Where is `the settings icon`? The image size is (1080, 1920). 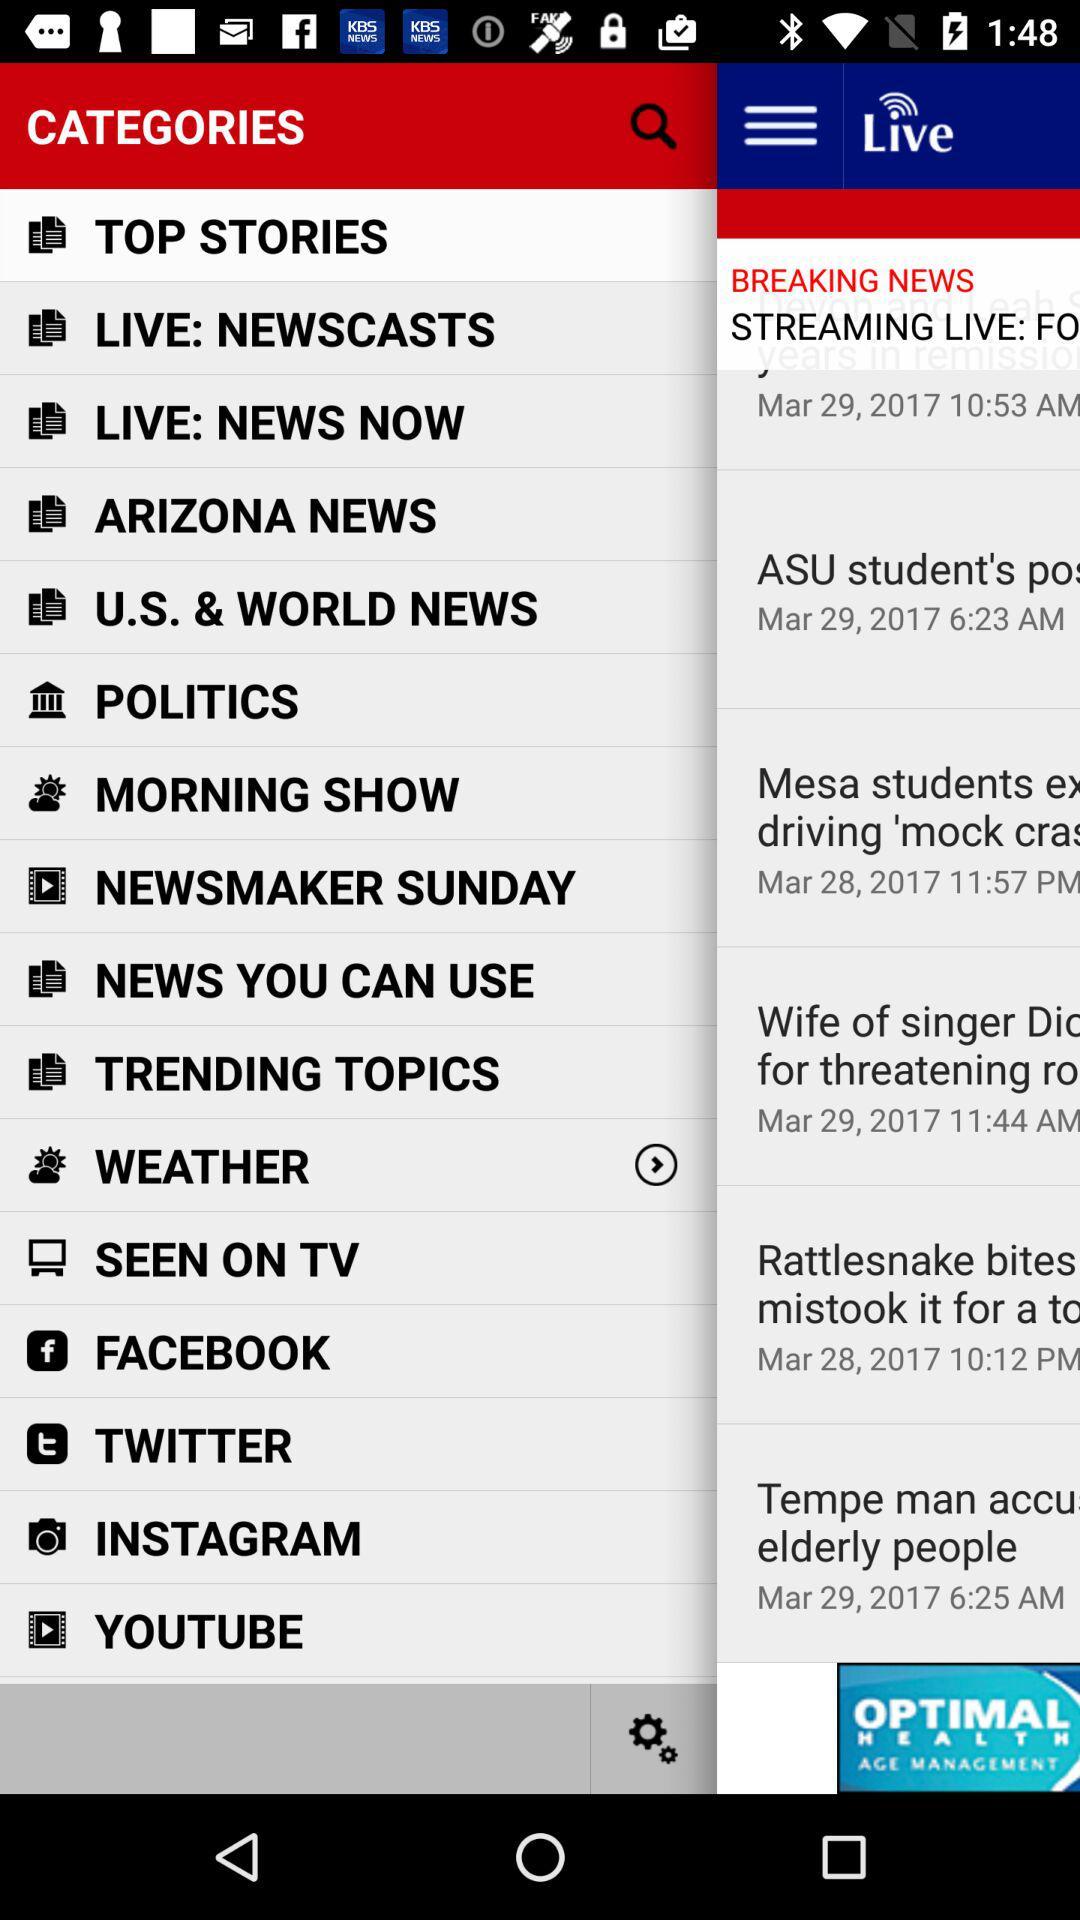 the settings icon is located at coordinates (654, 1737).